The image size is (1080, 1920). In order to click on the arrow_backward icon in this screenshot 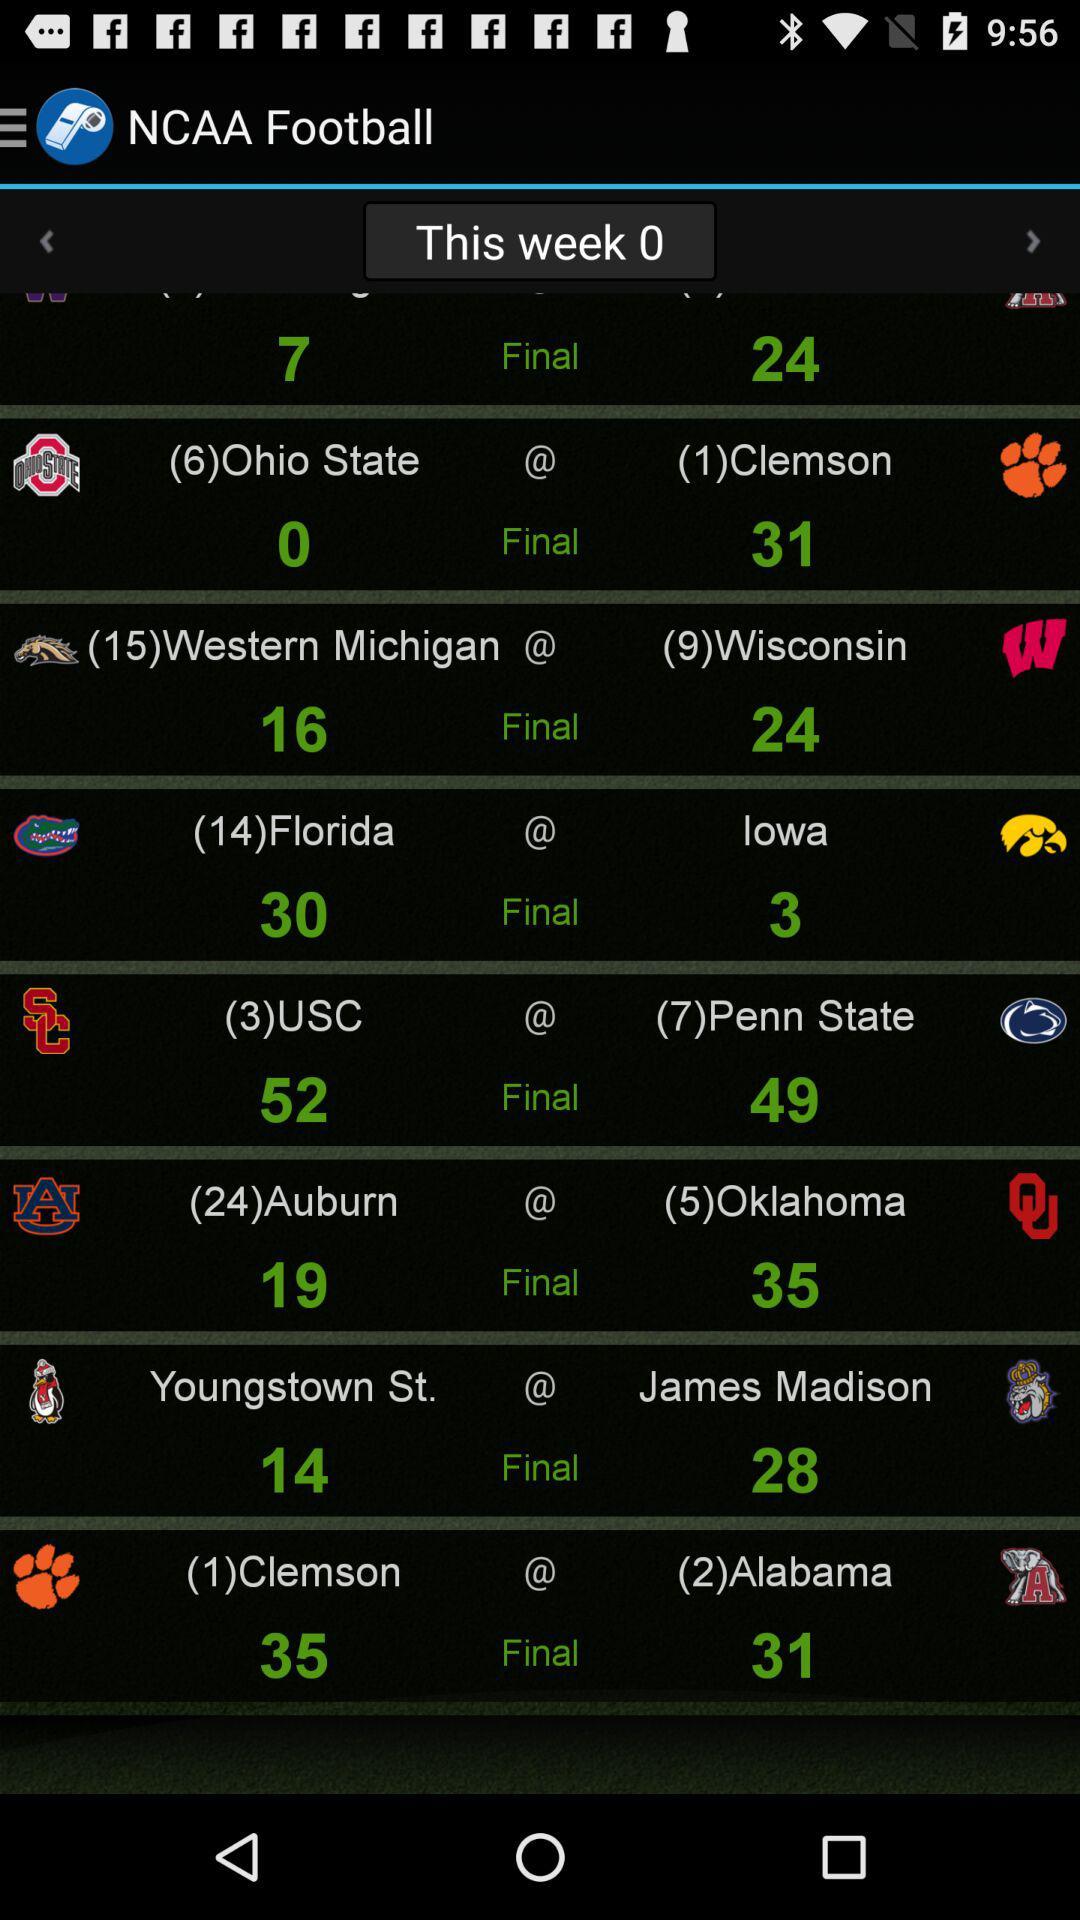, I will do `click(45, 257)`.